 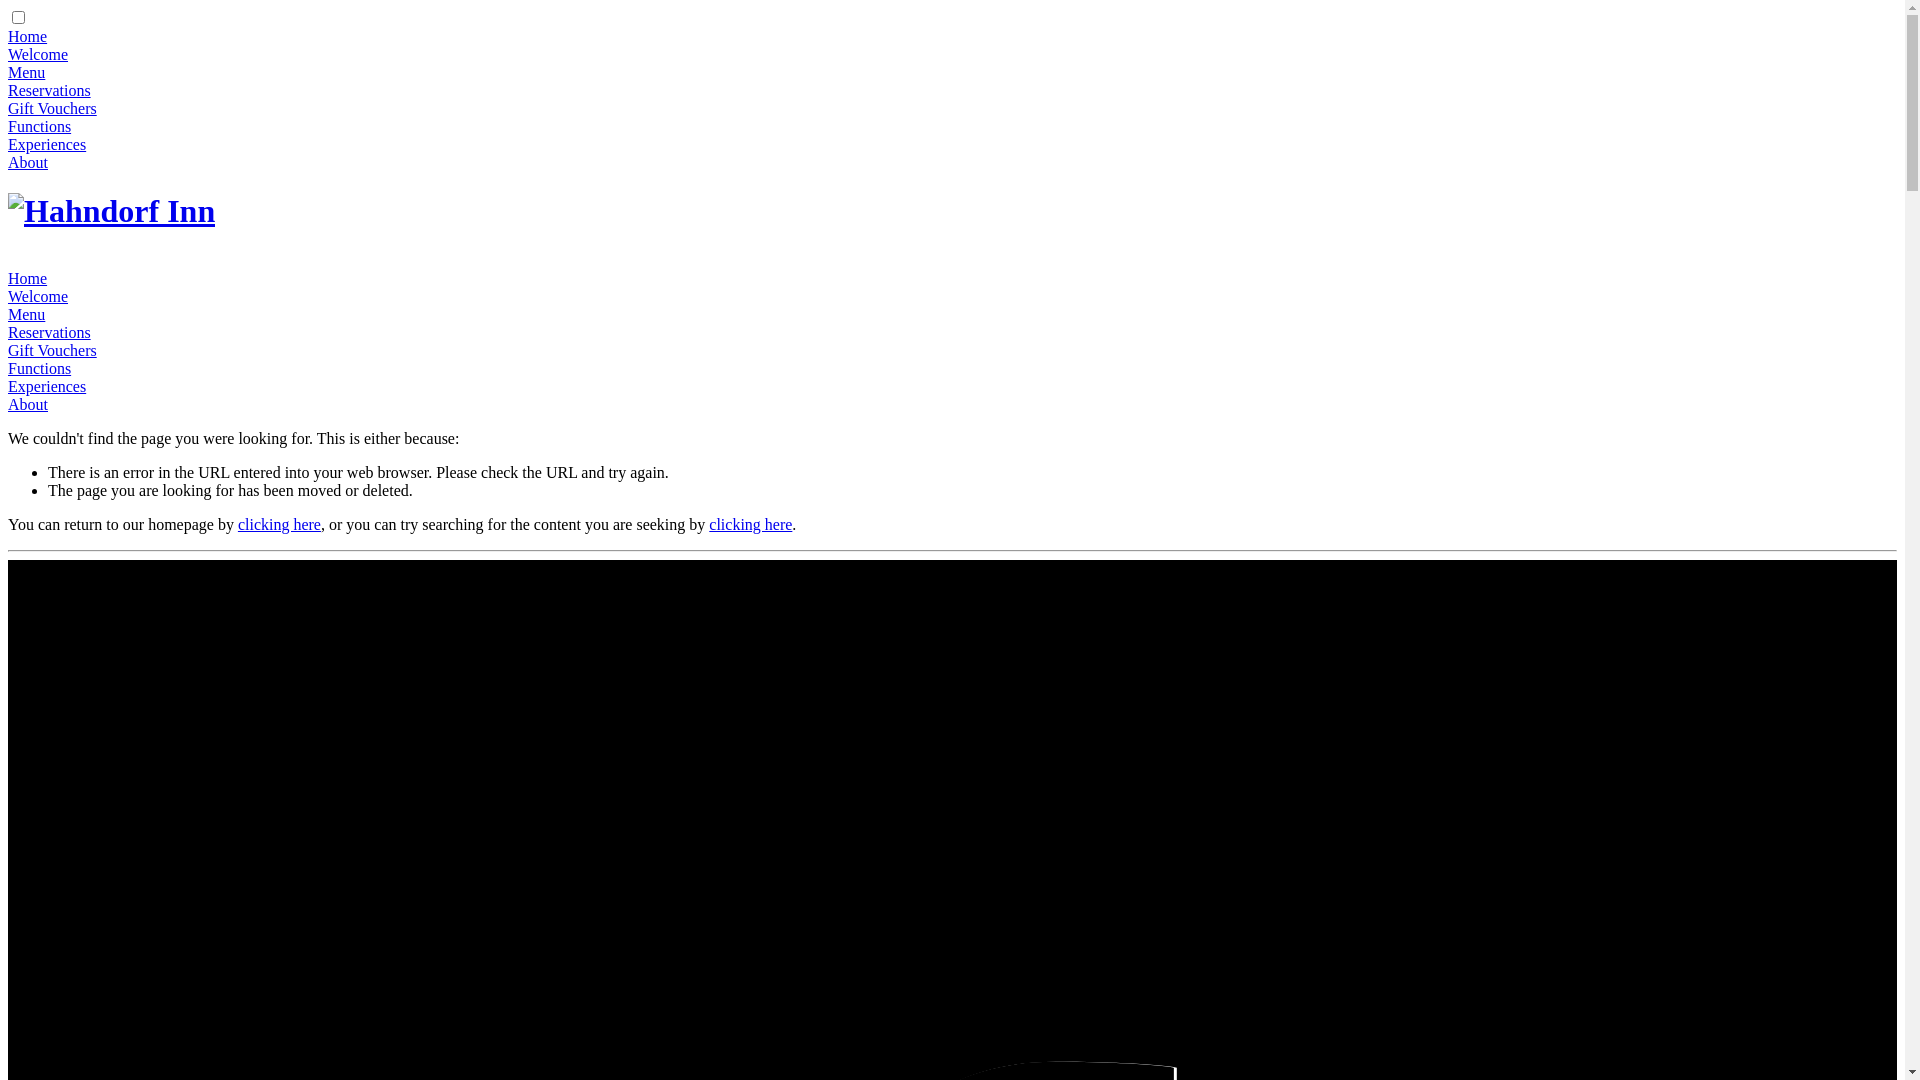 What do you see at coordinates (47, 143) in the screenshot?
I see `'Experiences'` at bounding box center [47, 143].